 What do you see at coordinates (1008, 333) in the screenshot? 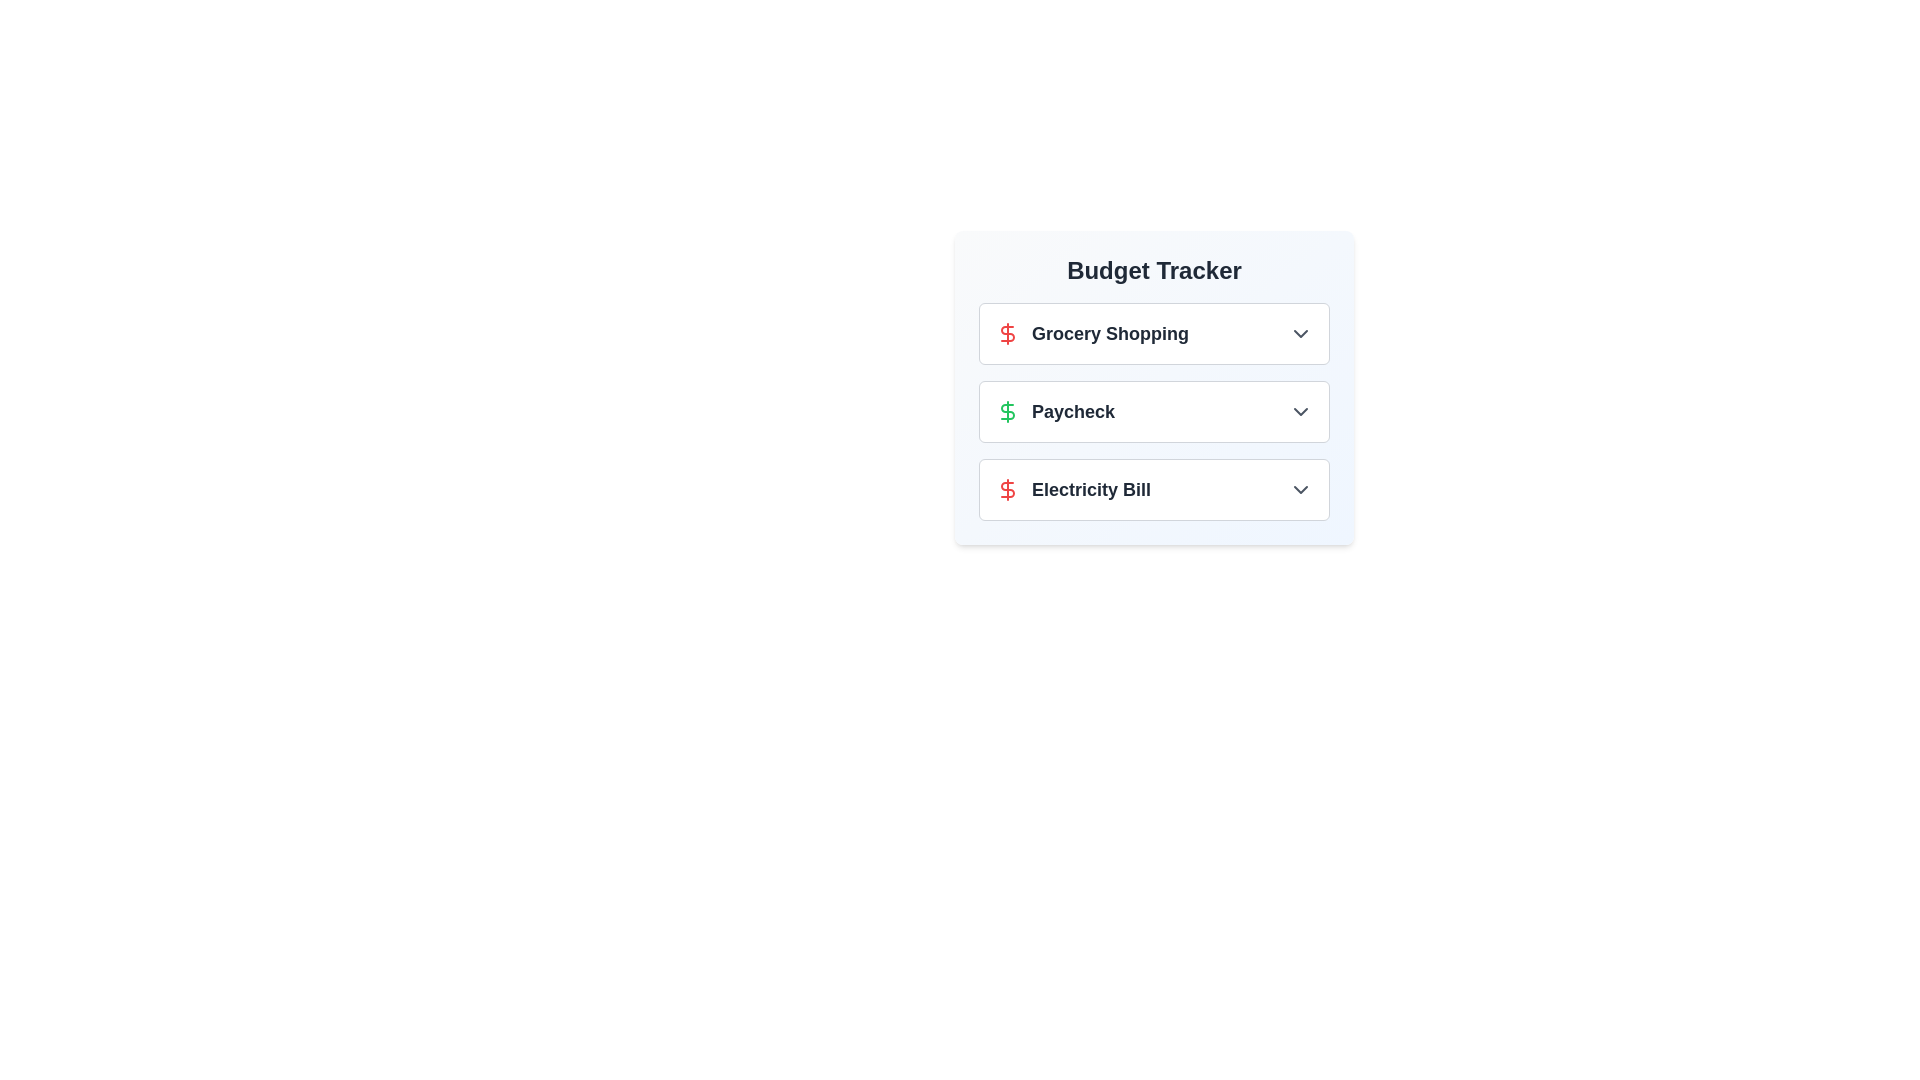
I see `the icon representing the transaction type for Grocery Shopping` at bounding box center [1008, 333].